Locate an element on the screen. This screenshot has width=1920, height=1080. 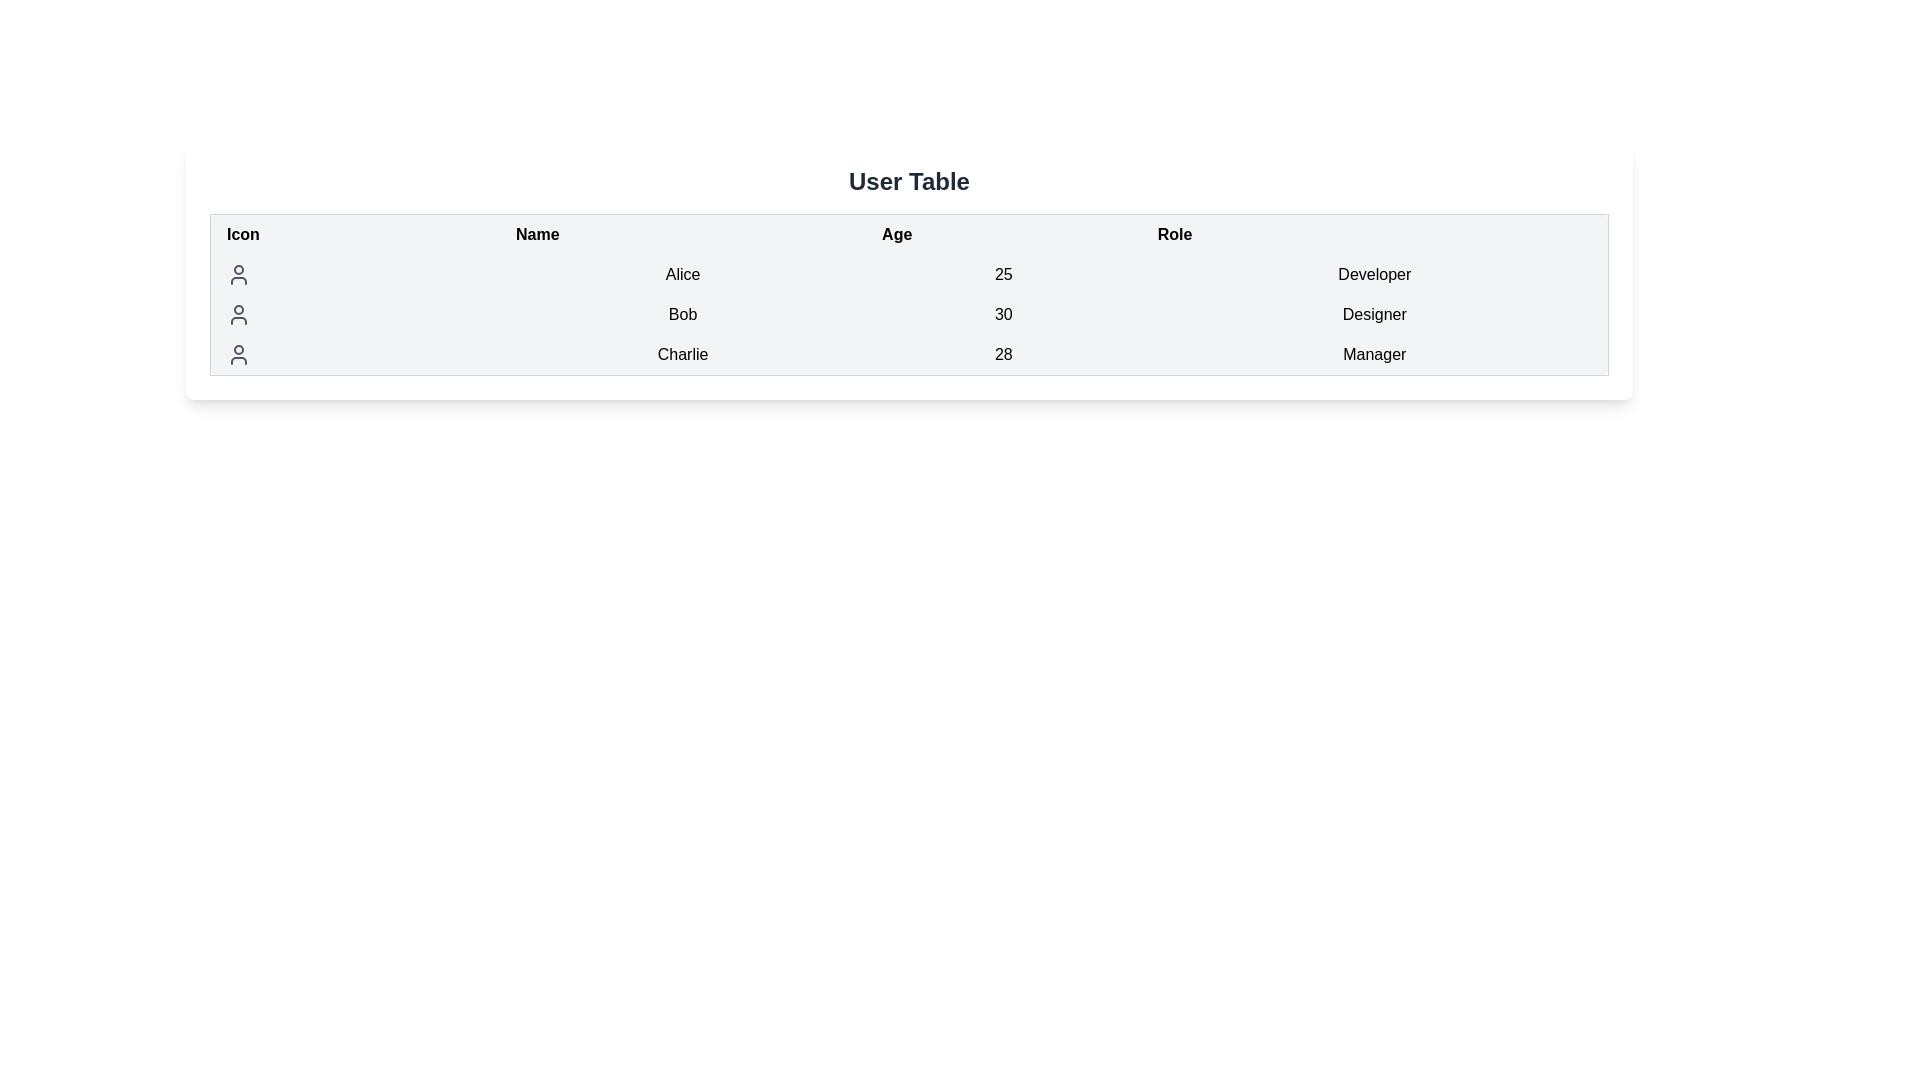
the text label 'Charlie' in the third row's 'Name' column of the user table is located at coordinates (683, 354).